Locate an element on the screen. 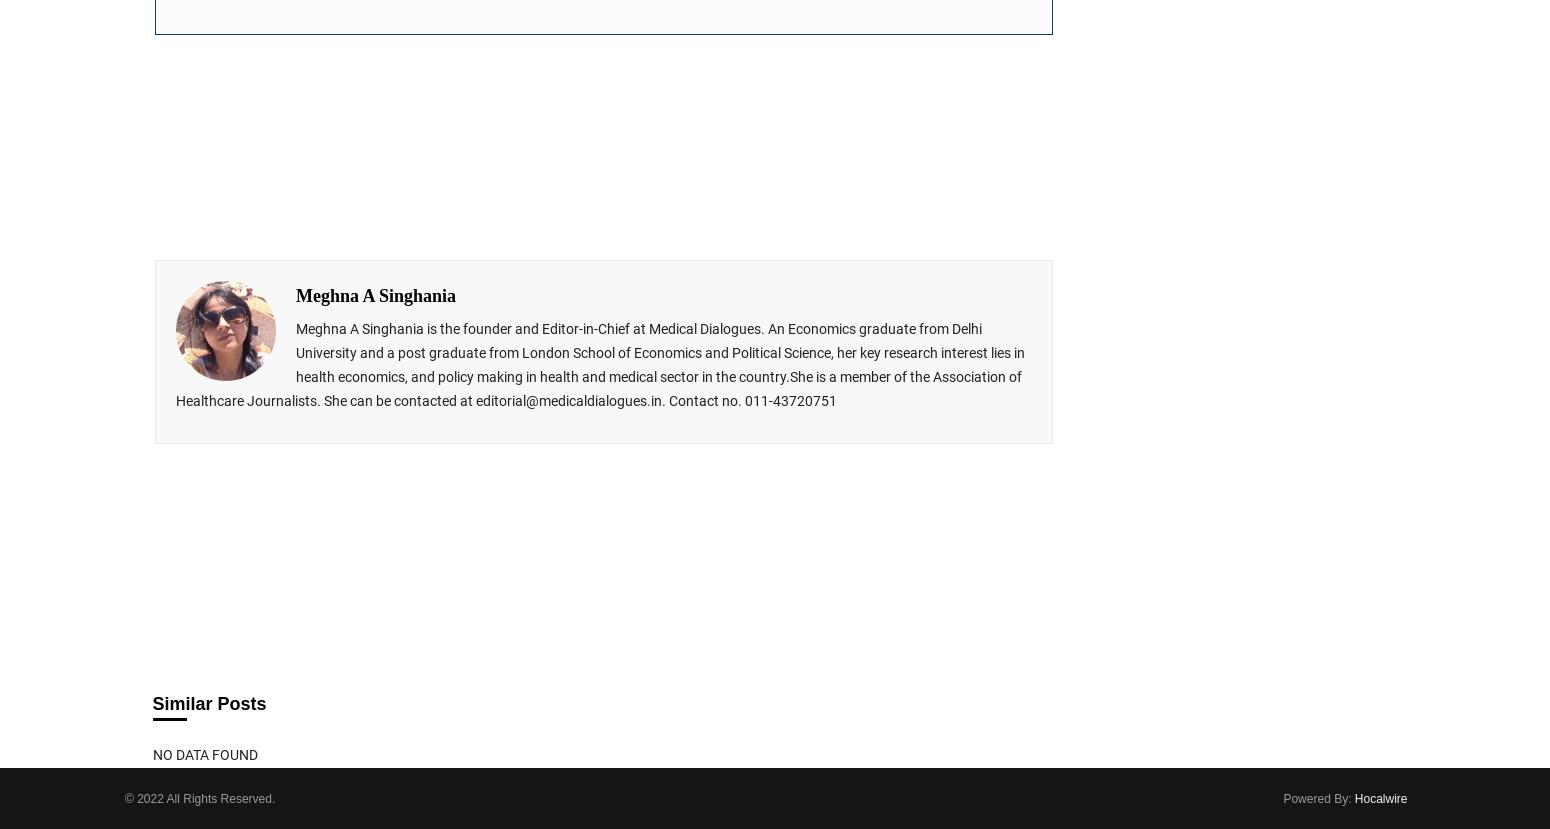 This screenshot has width=1550, height=829. 'NO DATA FOUND' is located at coordinates (203, 754).